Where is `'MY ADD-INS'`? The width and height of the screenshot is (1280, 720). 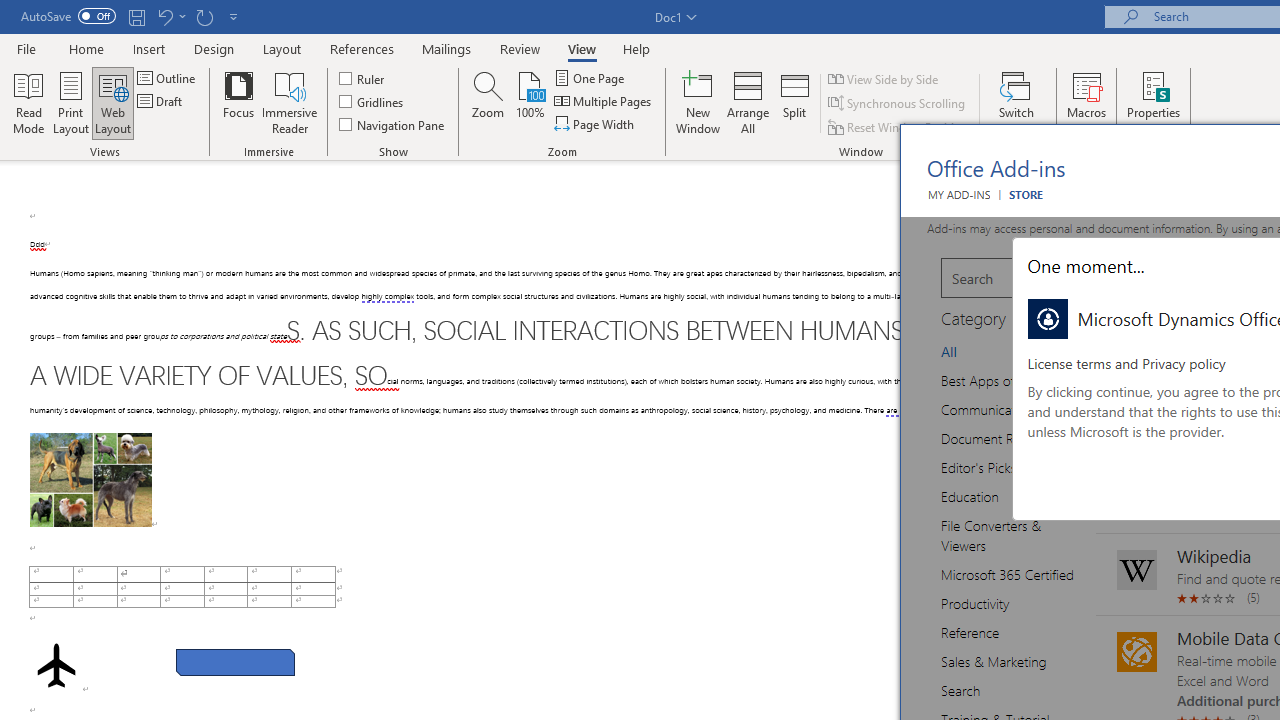 'MY ADD-INS' is located at coordinates (957, 194).